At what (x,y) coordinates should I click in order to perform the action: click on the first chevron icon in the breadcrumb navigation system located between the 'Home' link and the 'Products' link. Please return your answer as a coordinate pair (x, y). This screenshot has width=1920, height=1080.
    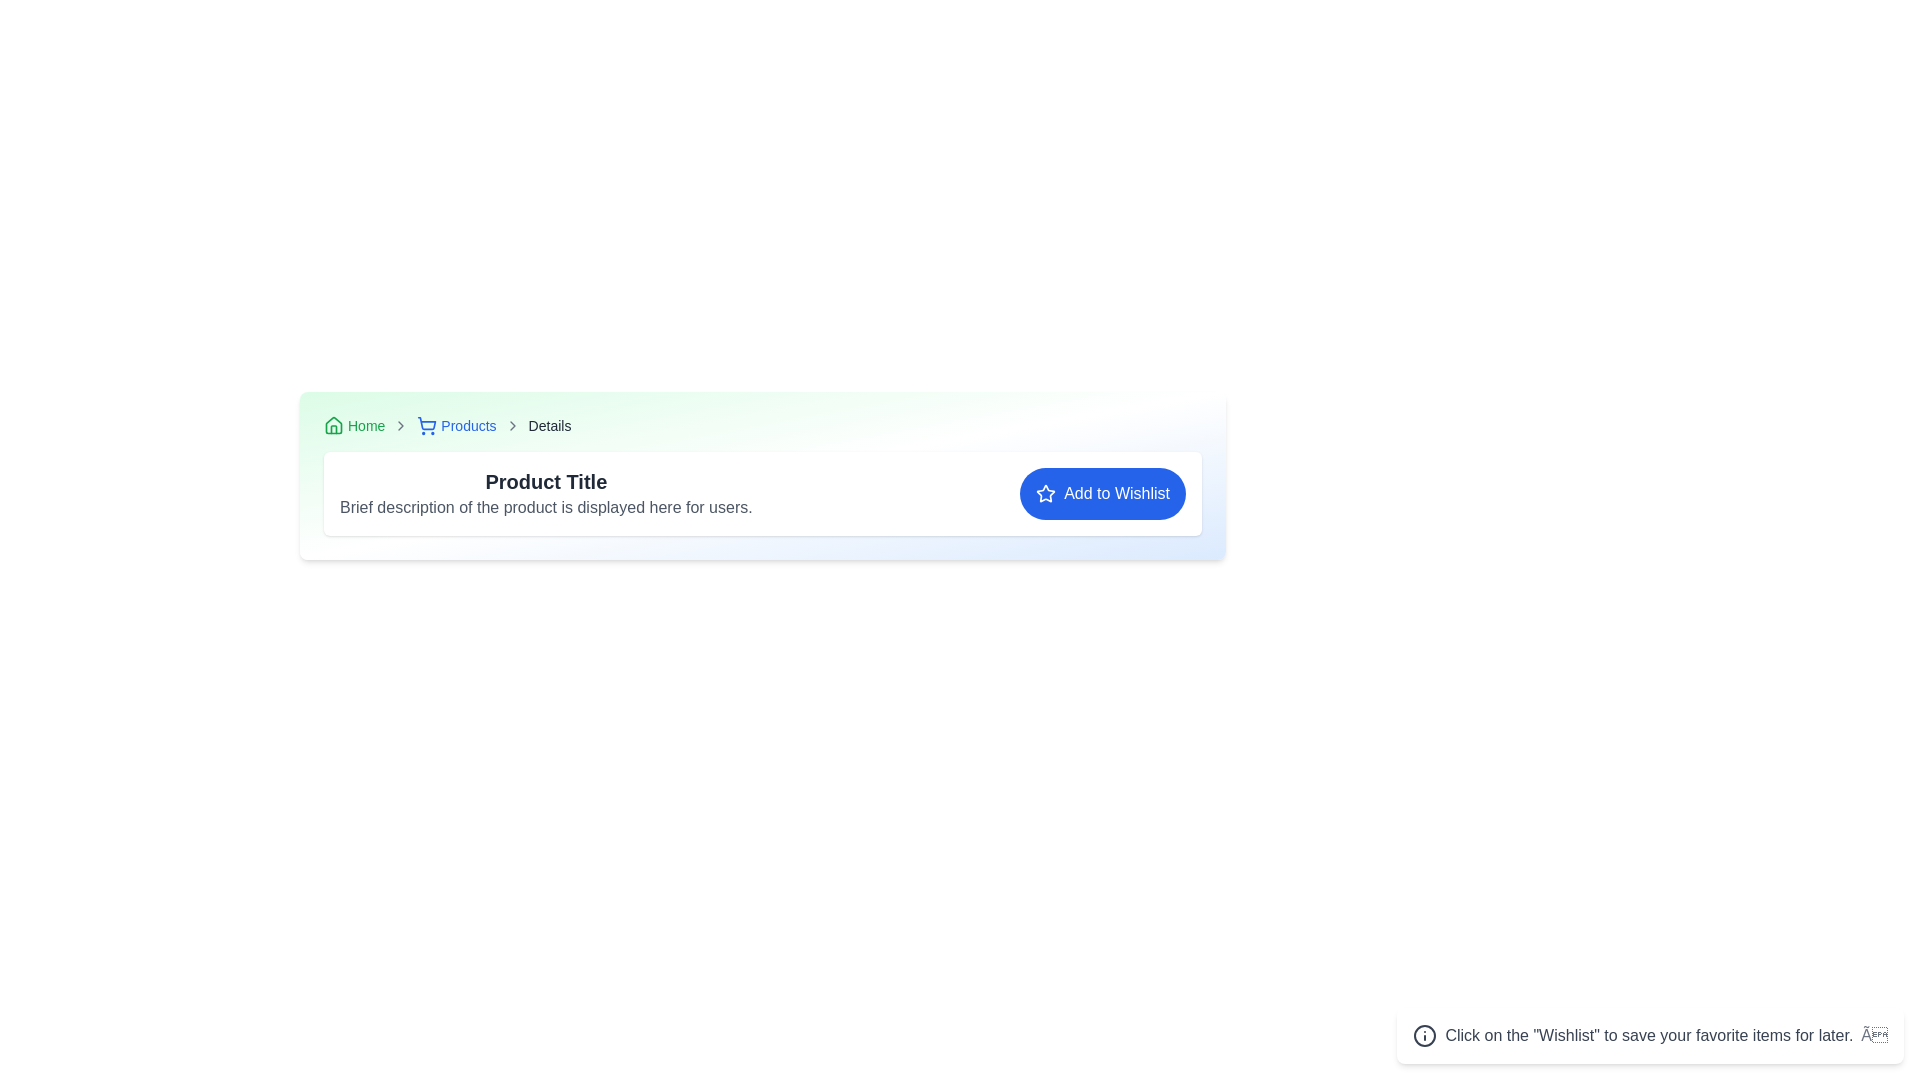
    Looking at the image, I should click on (400, 424).